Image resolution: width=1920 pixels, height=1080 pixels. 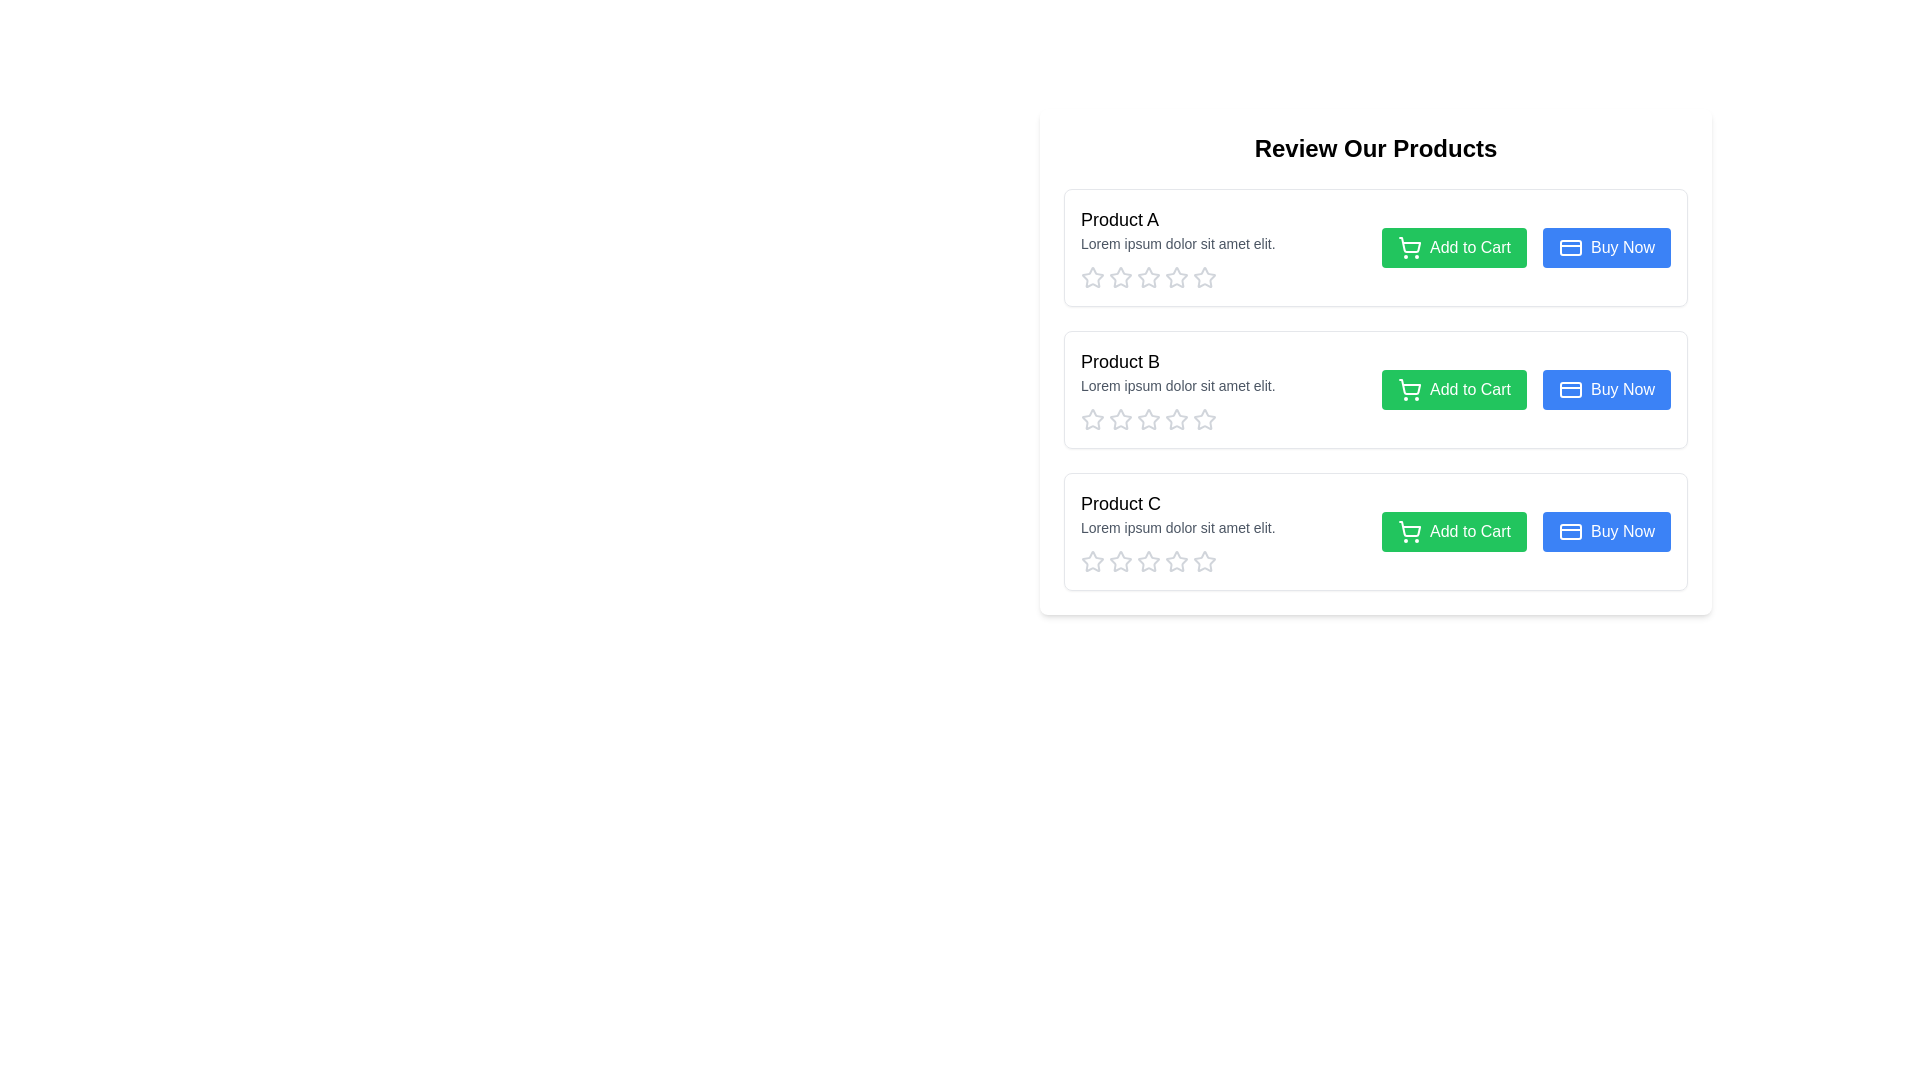 I want to click on text element displaying 'Lorem ipsum dolor sit amet elit.' which is styled in gray color and located under the 'Product B' title in the second product card, so click(x=1178, y=385).